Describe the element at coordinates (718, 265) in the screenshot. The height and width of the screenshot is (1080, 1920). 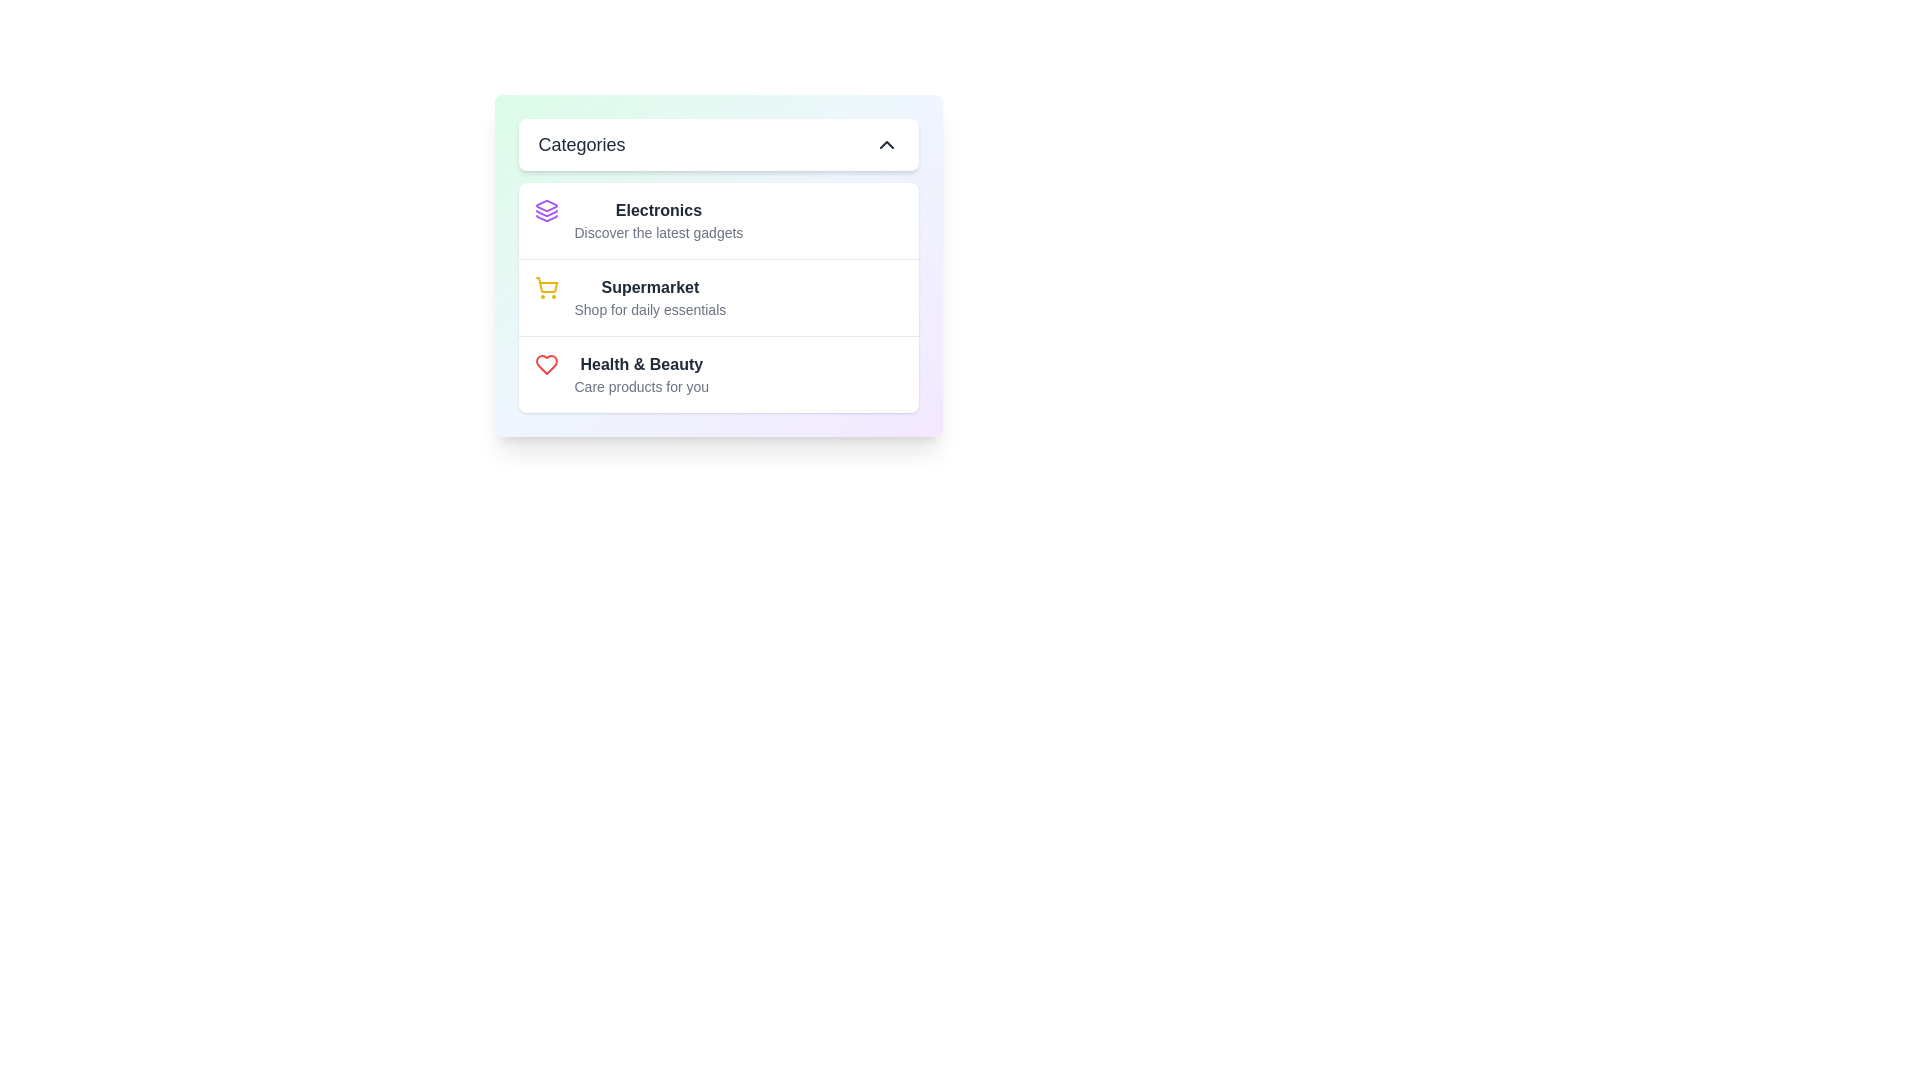
I see `the categorized navigation list element` at that location.